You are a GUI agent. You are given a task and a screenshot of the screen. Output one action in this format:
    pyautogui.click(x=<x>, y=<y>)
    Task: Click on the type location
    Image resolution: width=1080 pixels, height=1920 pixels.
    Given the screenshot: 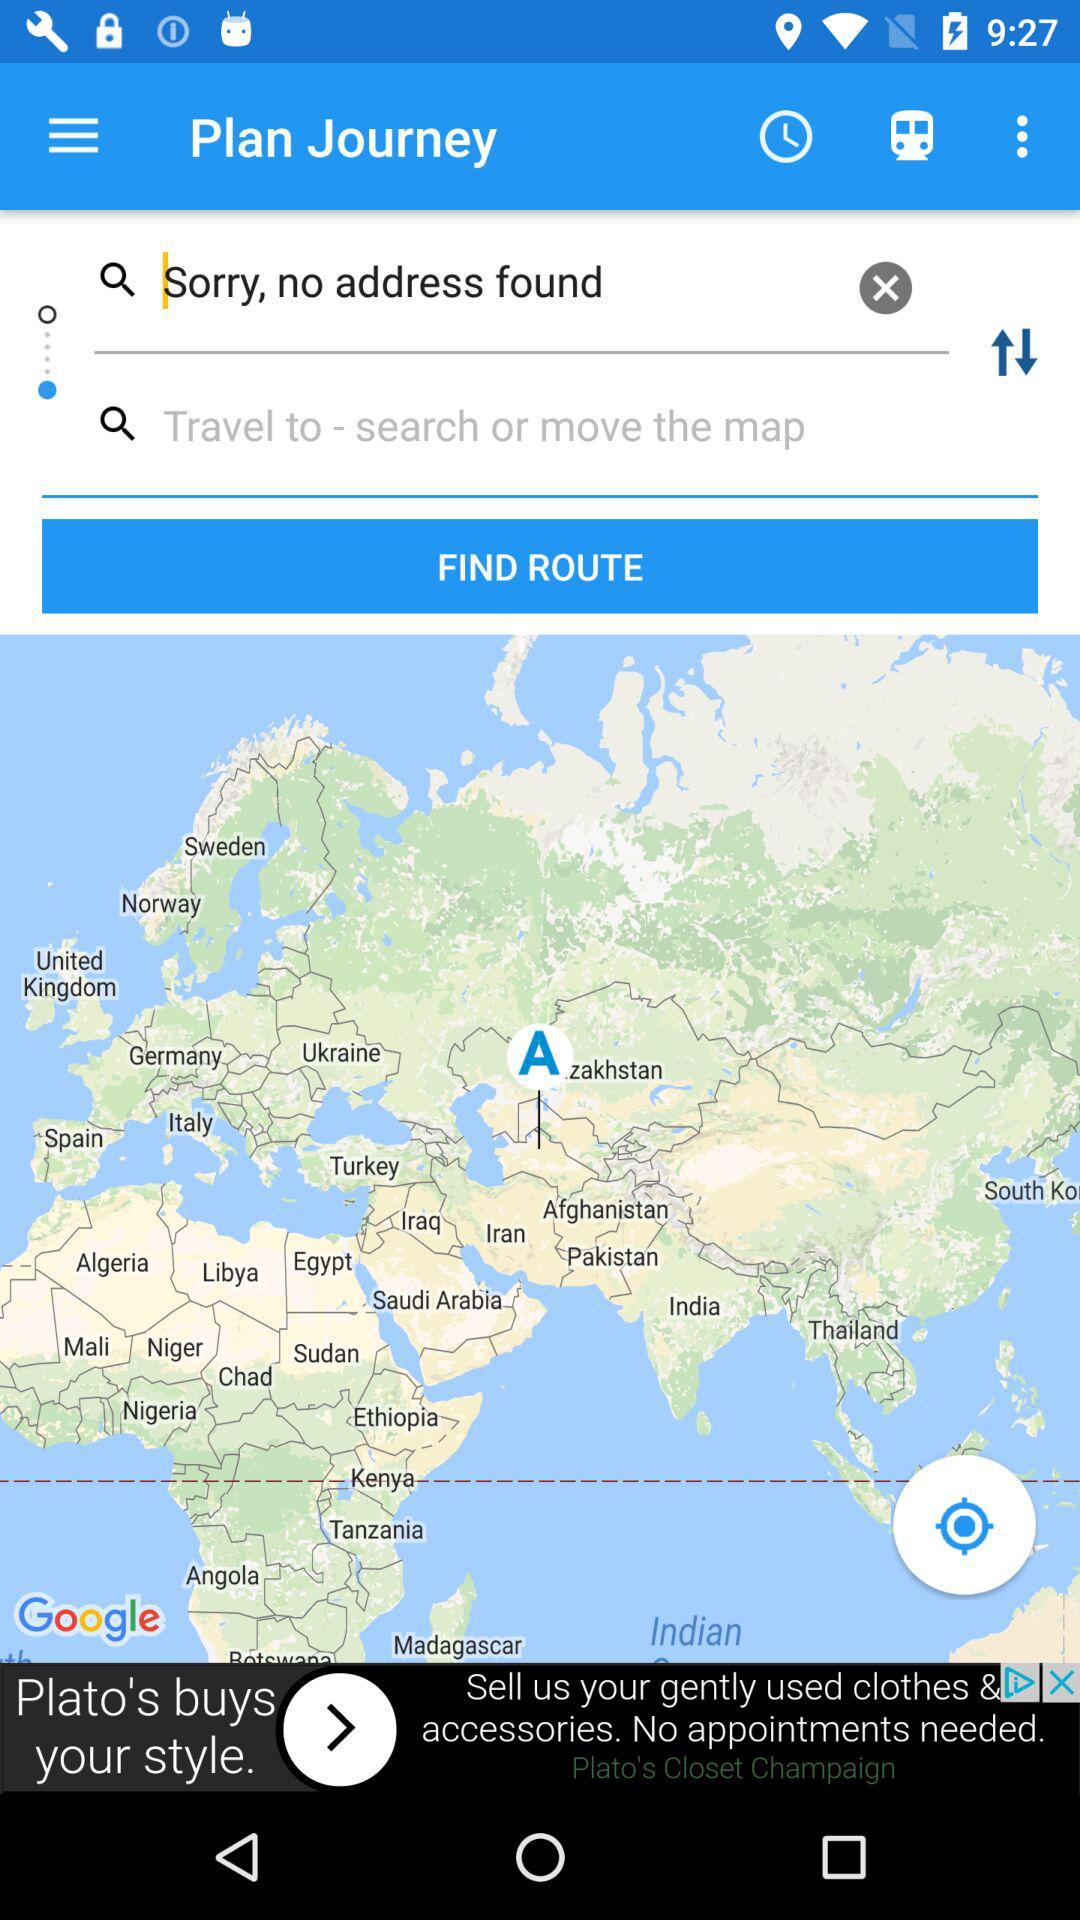 What is the action you would take?
    pyautogui.click(x=512, y=423)
    